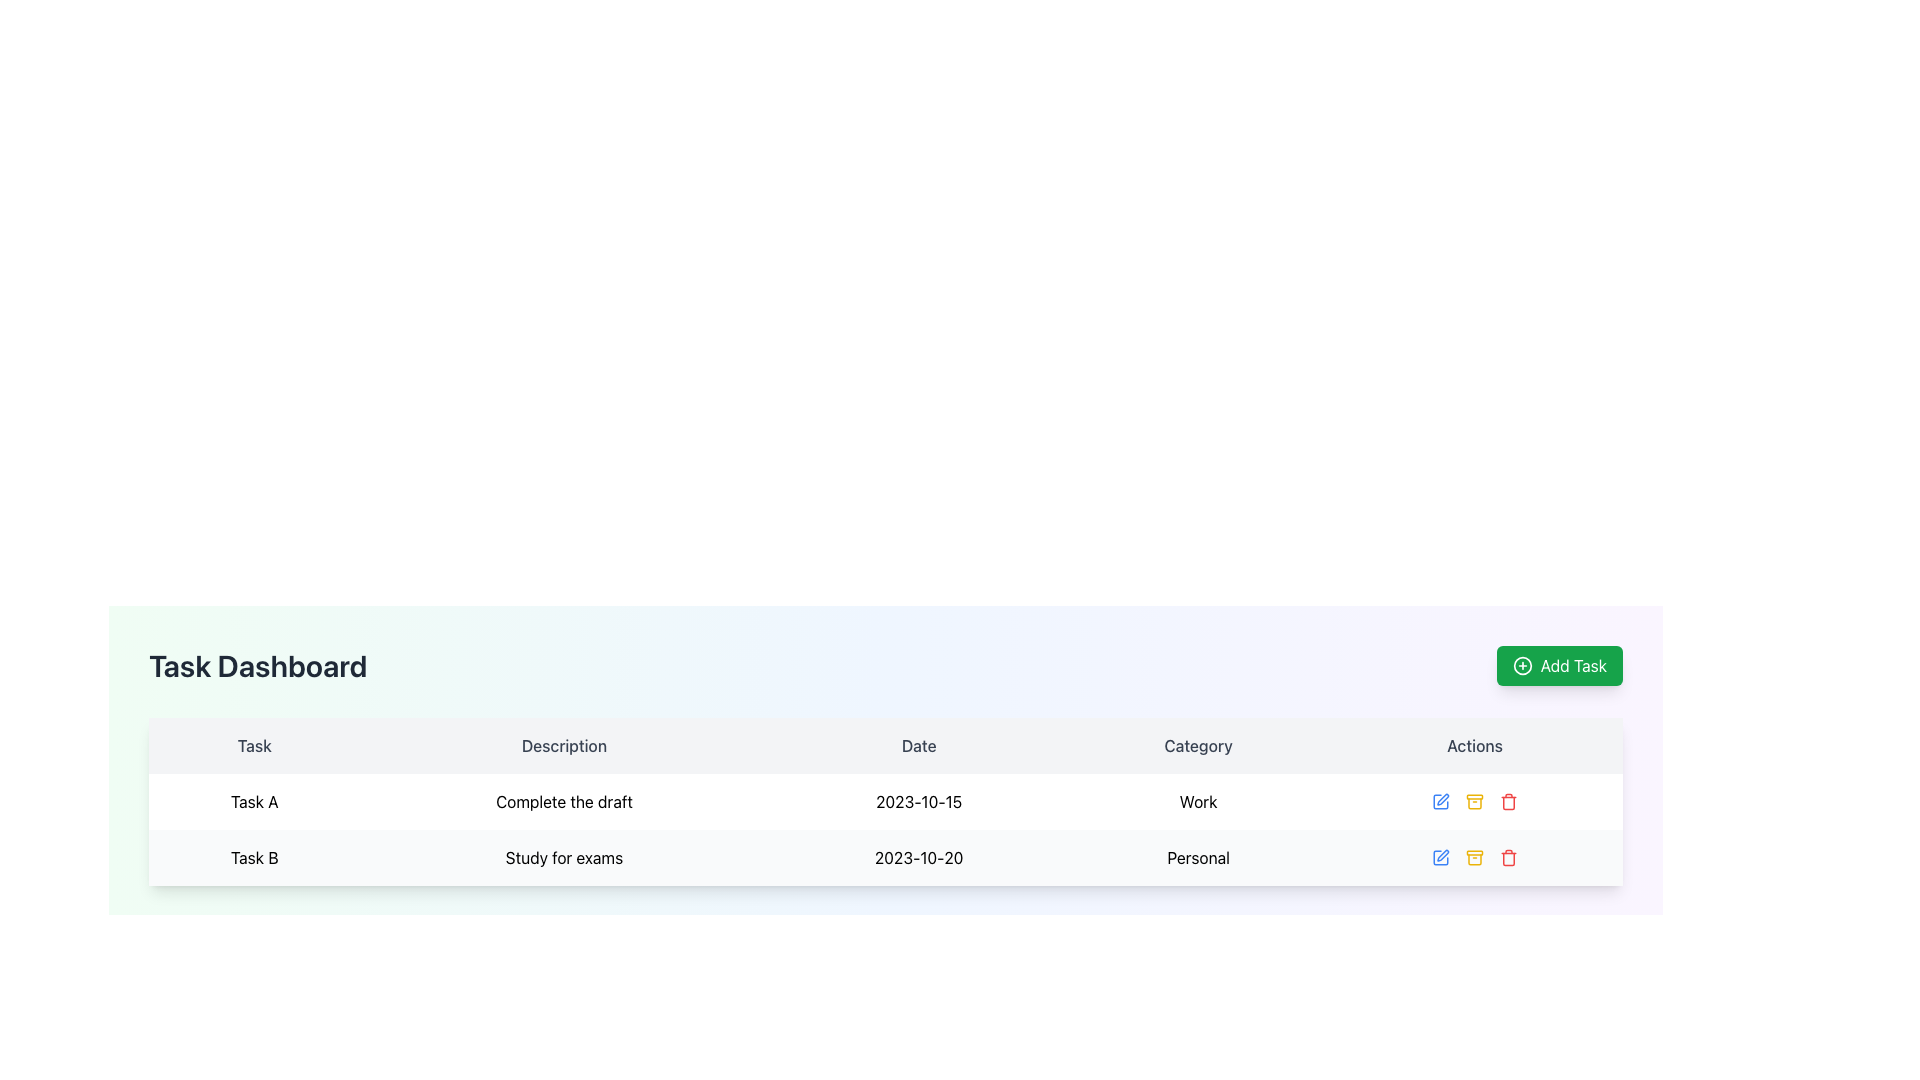 The width and height of the screenshot is (1920, 1080). I want to click on the circular green icon with a plus sign inside, which is part of the 'Add Task' button, so click(1521, 666).